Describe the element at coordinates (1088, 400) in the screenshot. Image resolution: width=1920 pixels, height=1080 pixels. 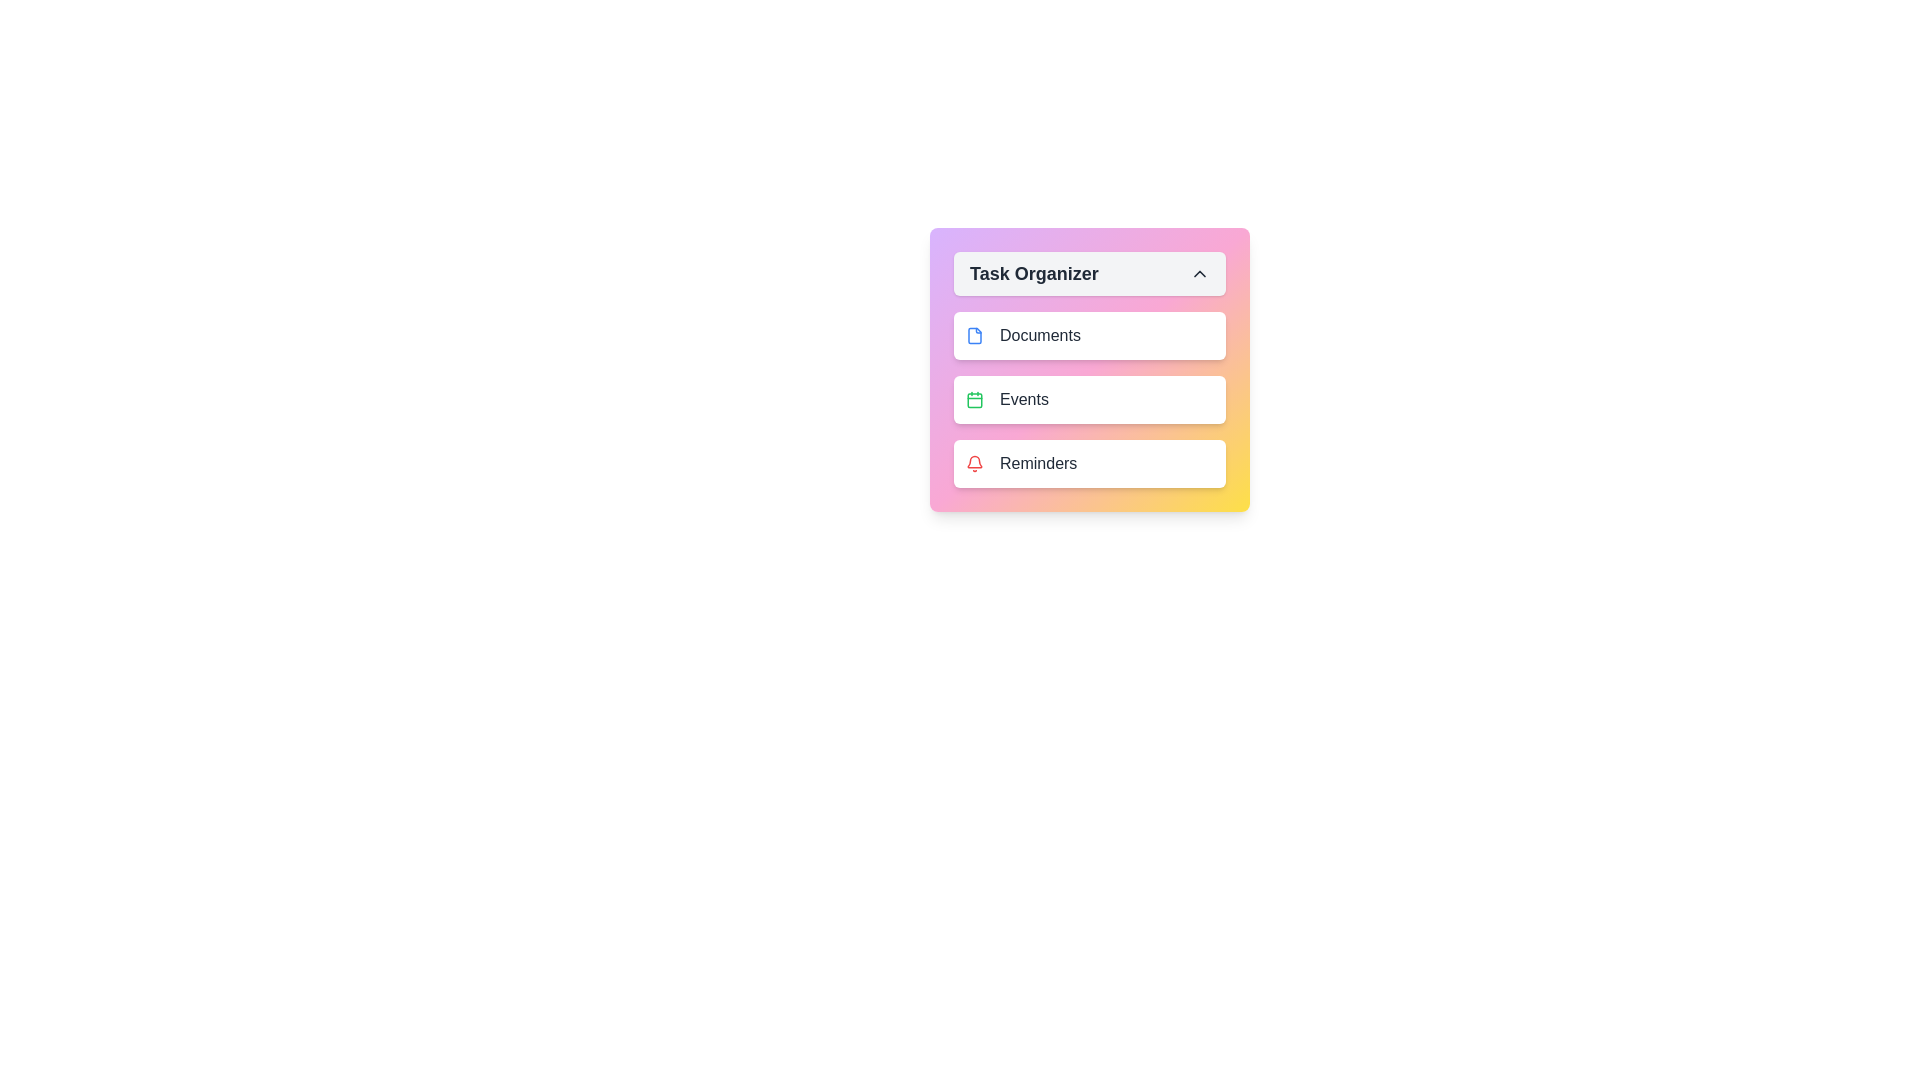
I see `the task item Events` at that location.